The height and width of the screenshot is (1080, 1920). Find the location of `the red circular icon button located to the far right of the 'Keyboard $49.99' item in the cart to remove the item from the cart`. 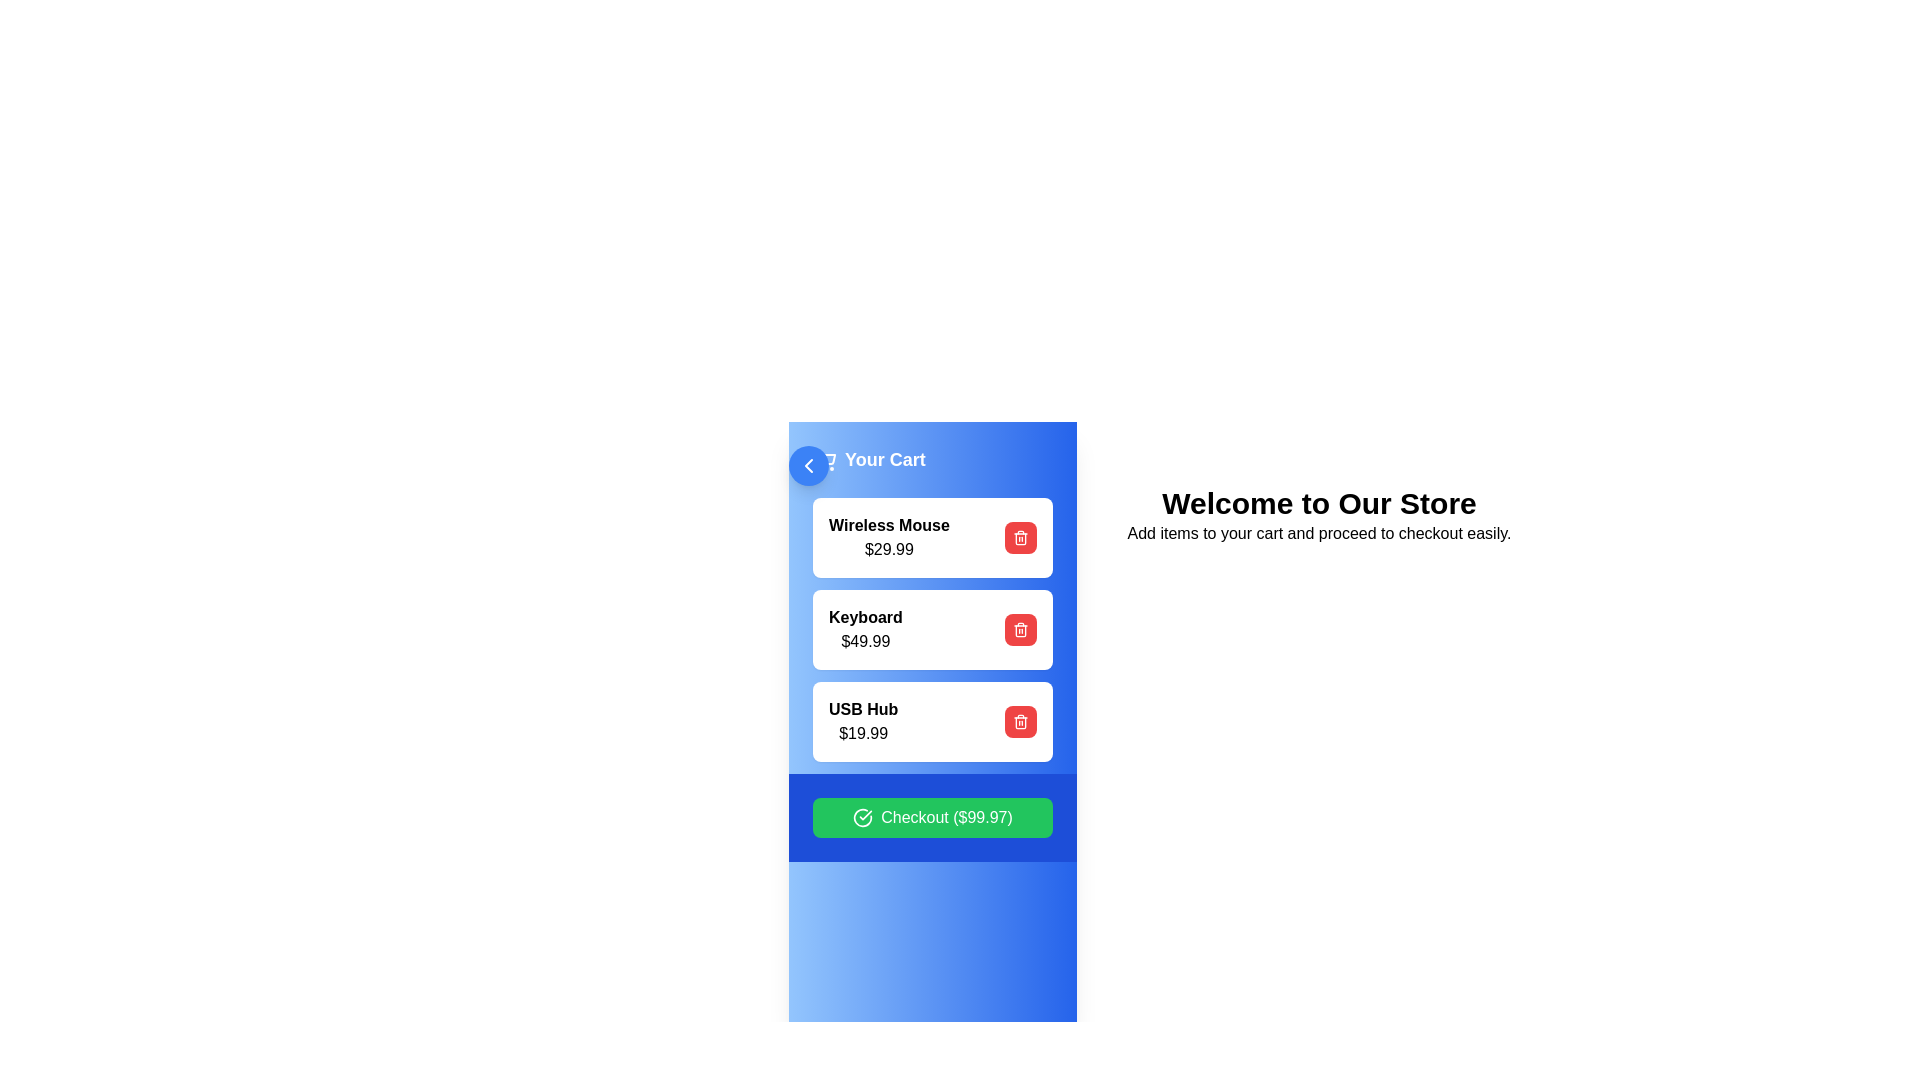

the red circular icon button located to the far right of the 'Keyboard $49.99' item in the cart to remove the item from the cart is located at coordinates (1021, 628).